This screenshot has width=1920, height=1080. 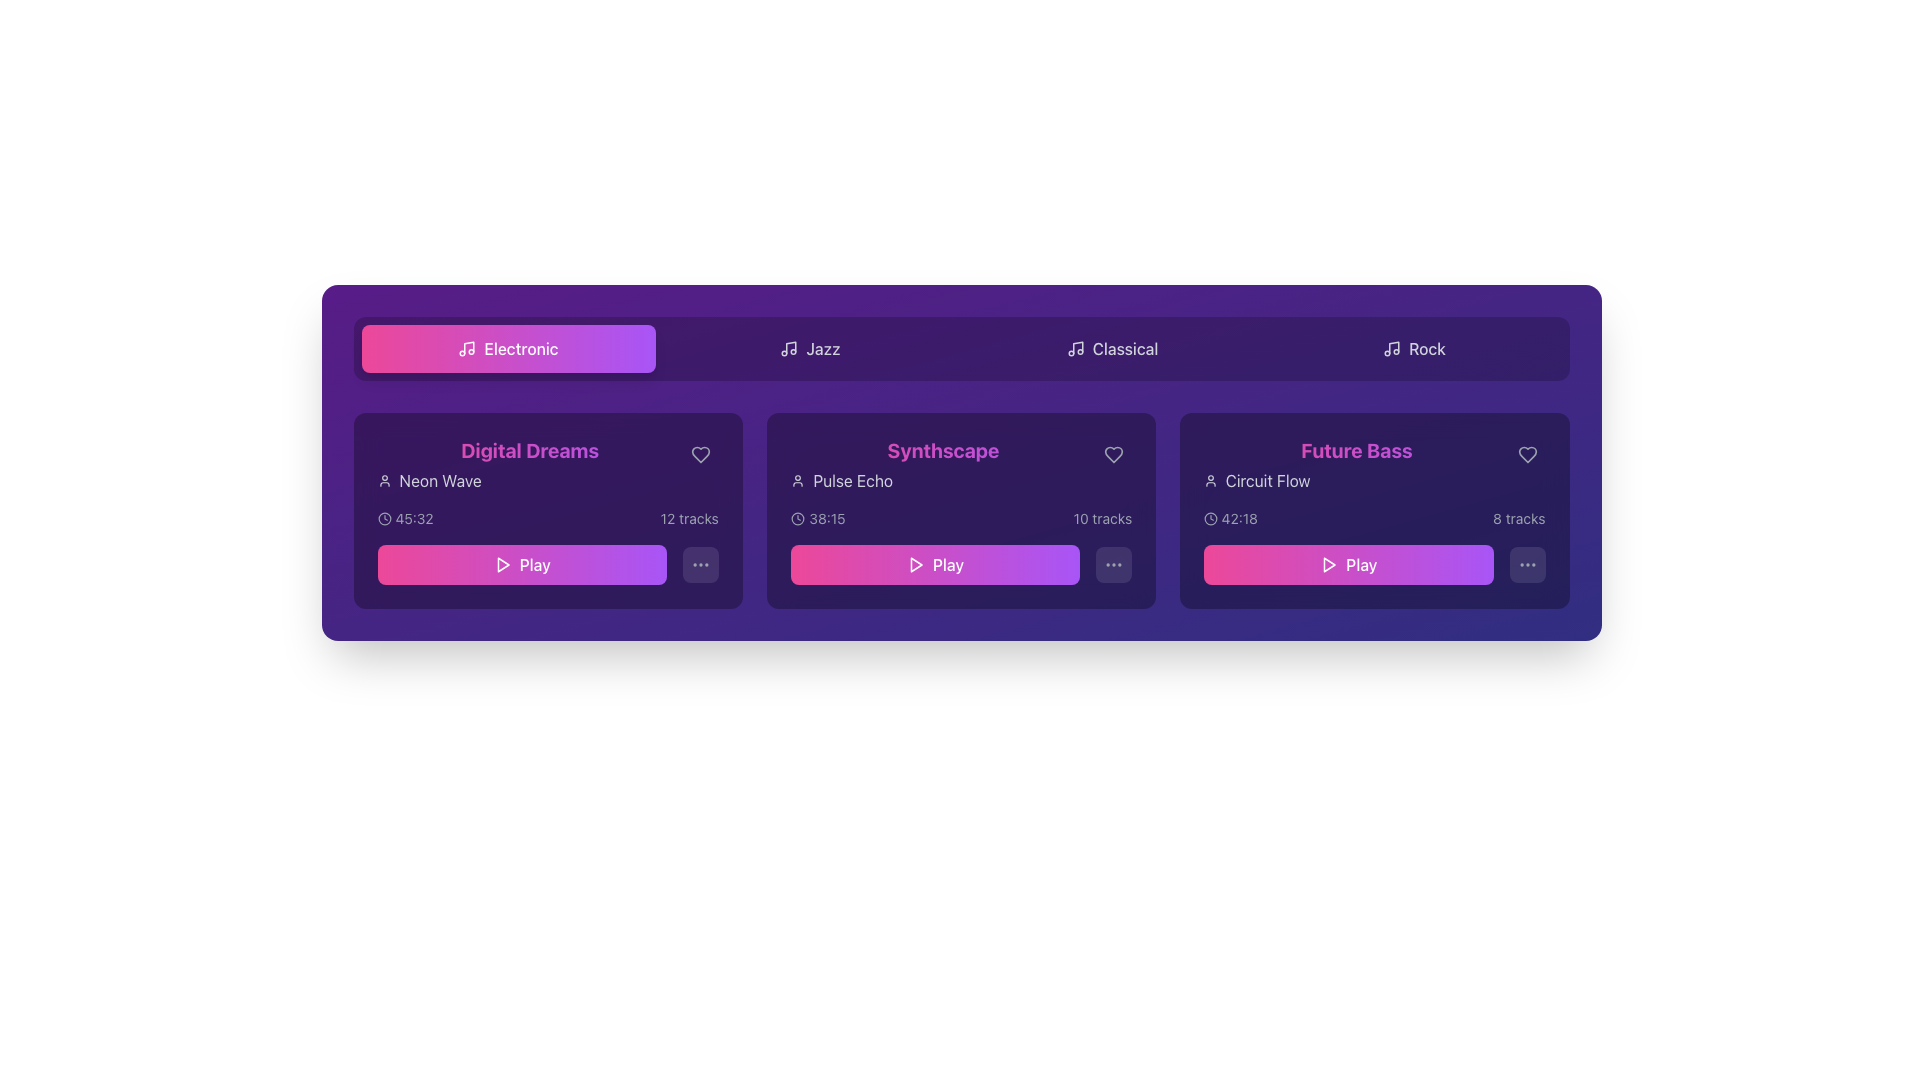 What do you see at coordinates (947, 564) in the screenshot?
I see `the textual label indicating the functionality of the 'Play' button within the 'Synthscape' card` at bounding box center [947, 564].